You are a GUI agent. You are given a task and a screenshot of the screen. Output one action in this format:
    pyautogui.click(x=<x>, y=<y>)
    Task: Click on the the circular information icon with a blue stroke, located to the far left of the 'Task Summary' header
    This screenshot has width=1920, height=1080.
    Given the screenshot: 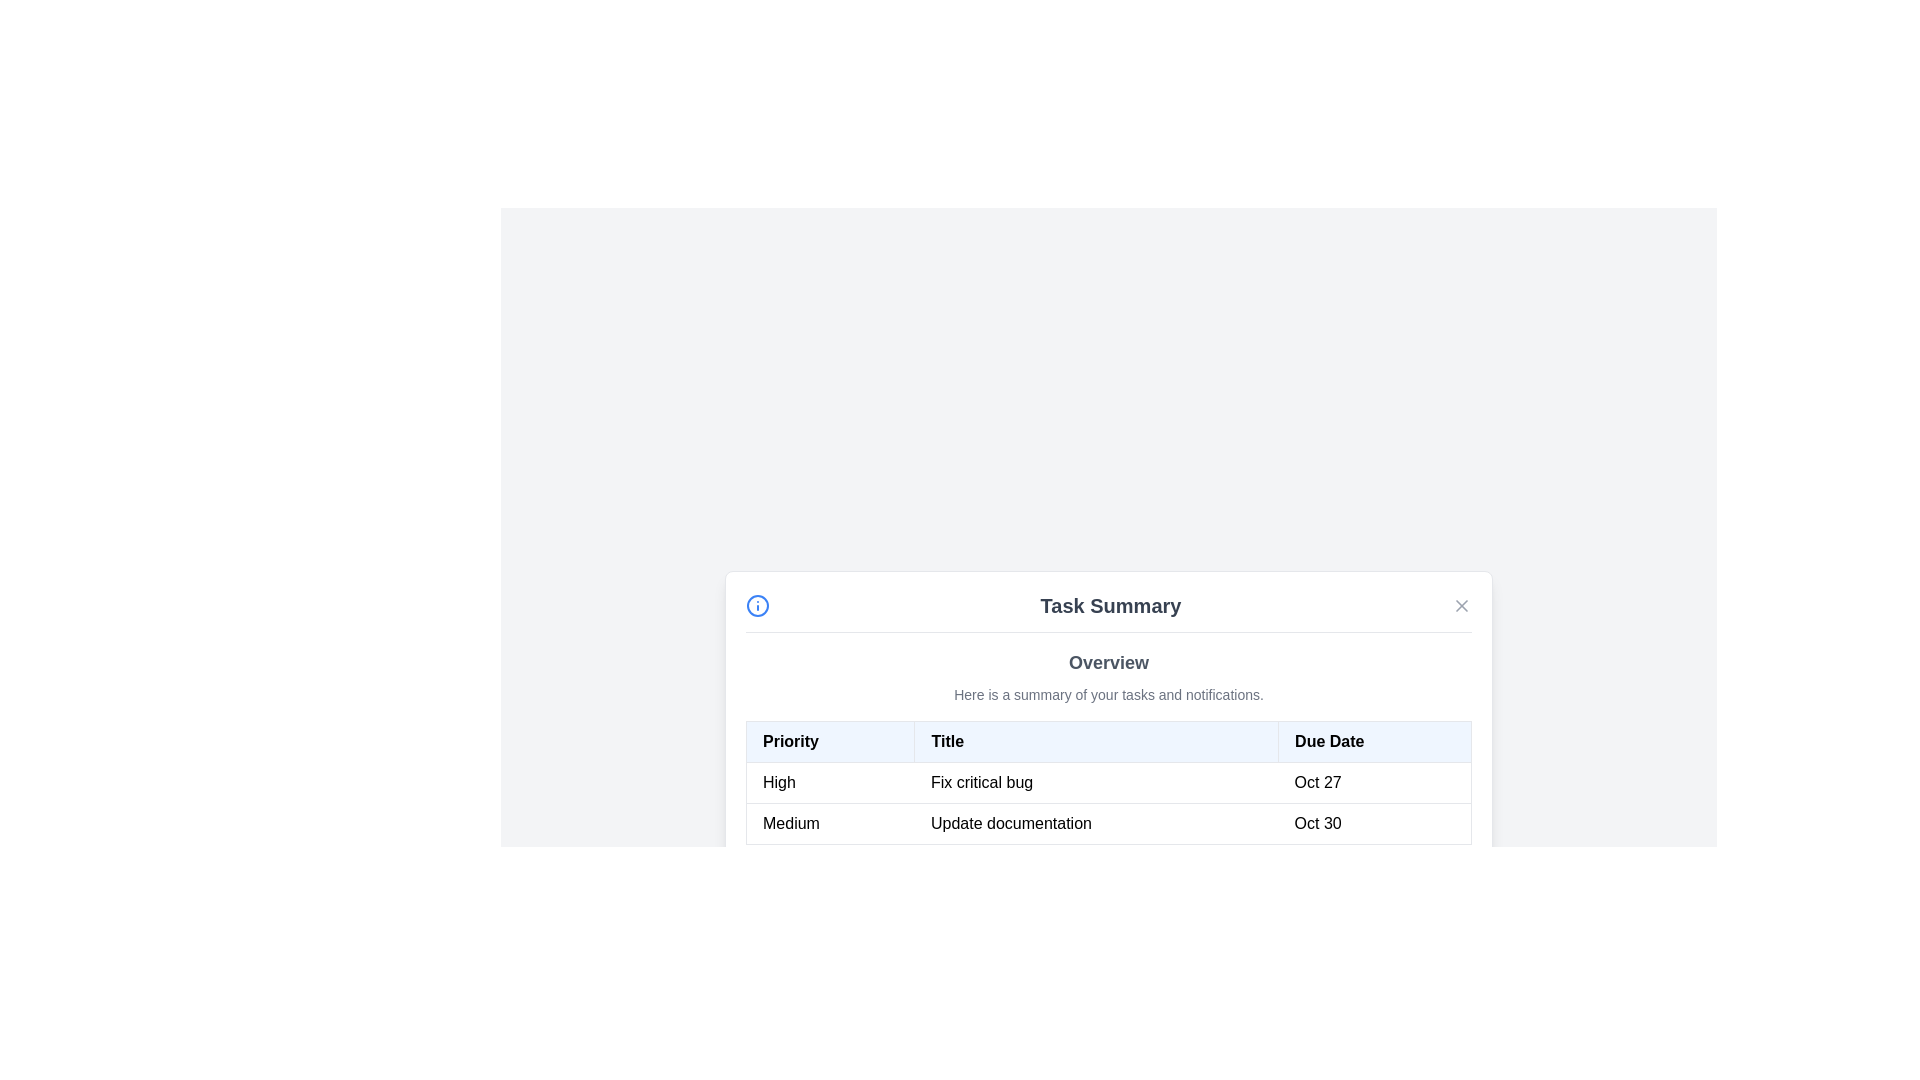 What is the action you would take?
    pyautogui.click(x=757, y=604)
    